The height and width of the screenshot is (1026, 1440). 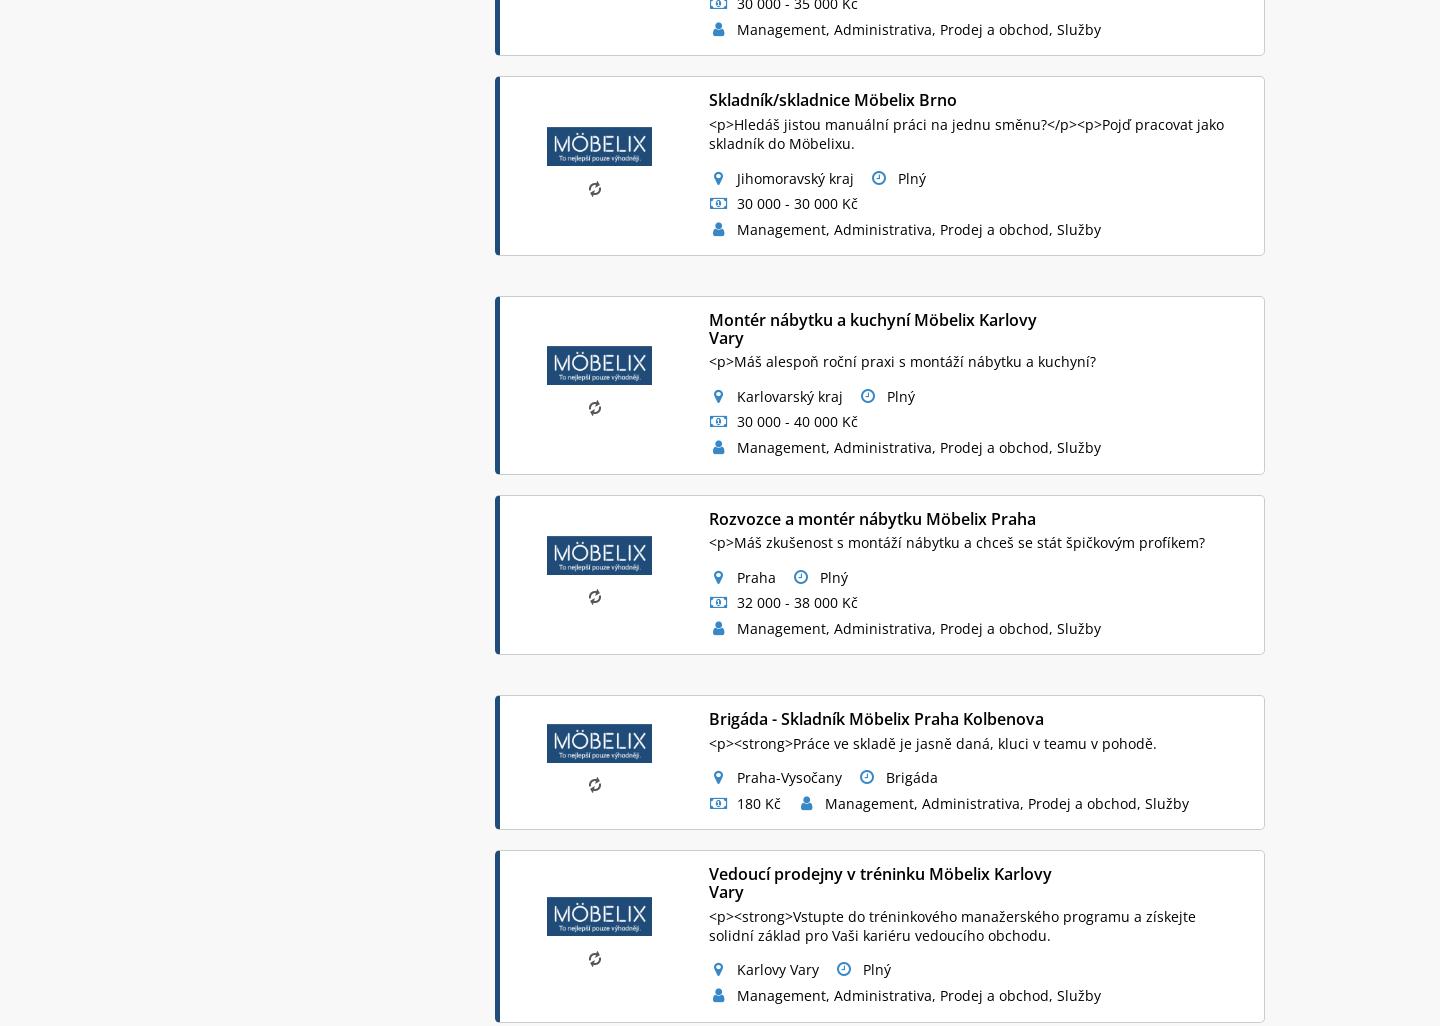 I want to click on '<p><strong>Práce ve skladě je jasně daná, kluci v teamu v pohodě.', so click(x=931, y=742).